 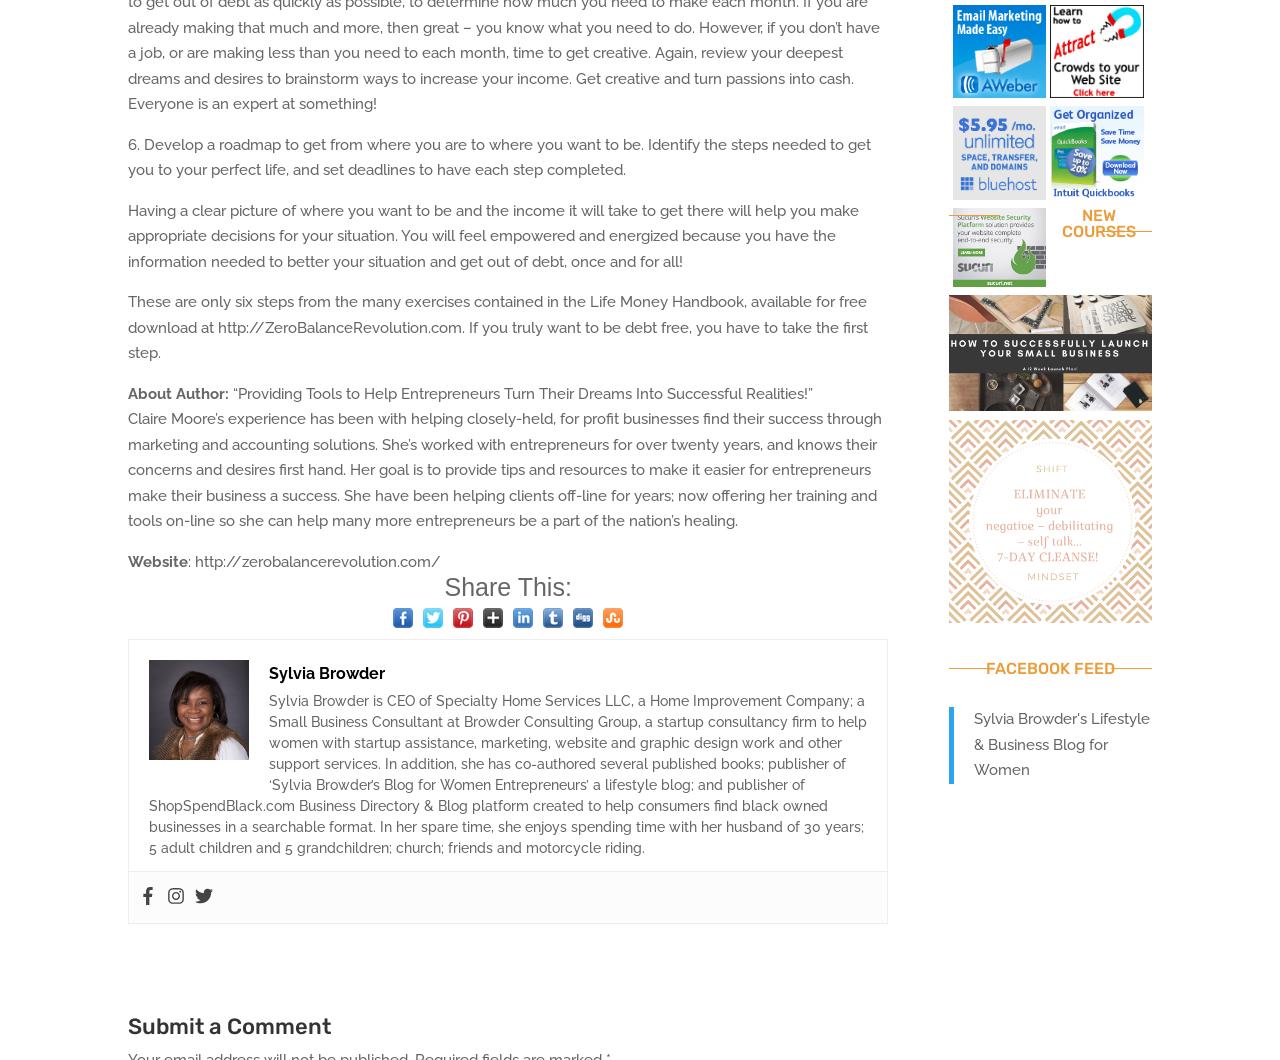 I want to click on '“Providing Tools to Help Entrepreneurs Turn Their Dreams Into Successful Realities!”', so click(x=228, y=393).